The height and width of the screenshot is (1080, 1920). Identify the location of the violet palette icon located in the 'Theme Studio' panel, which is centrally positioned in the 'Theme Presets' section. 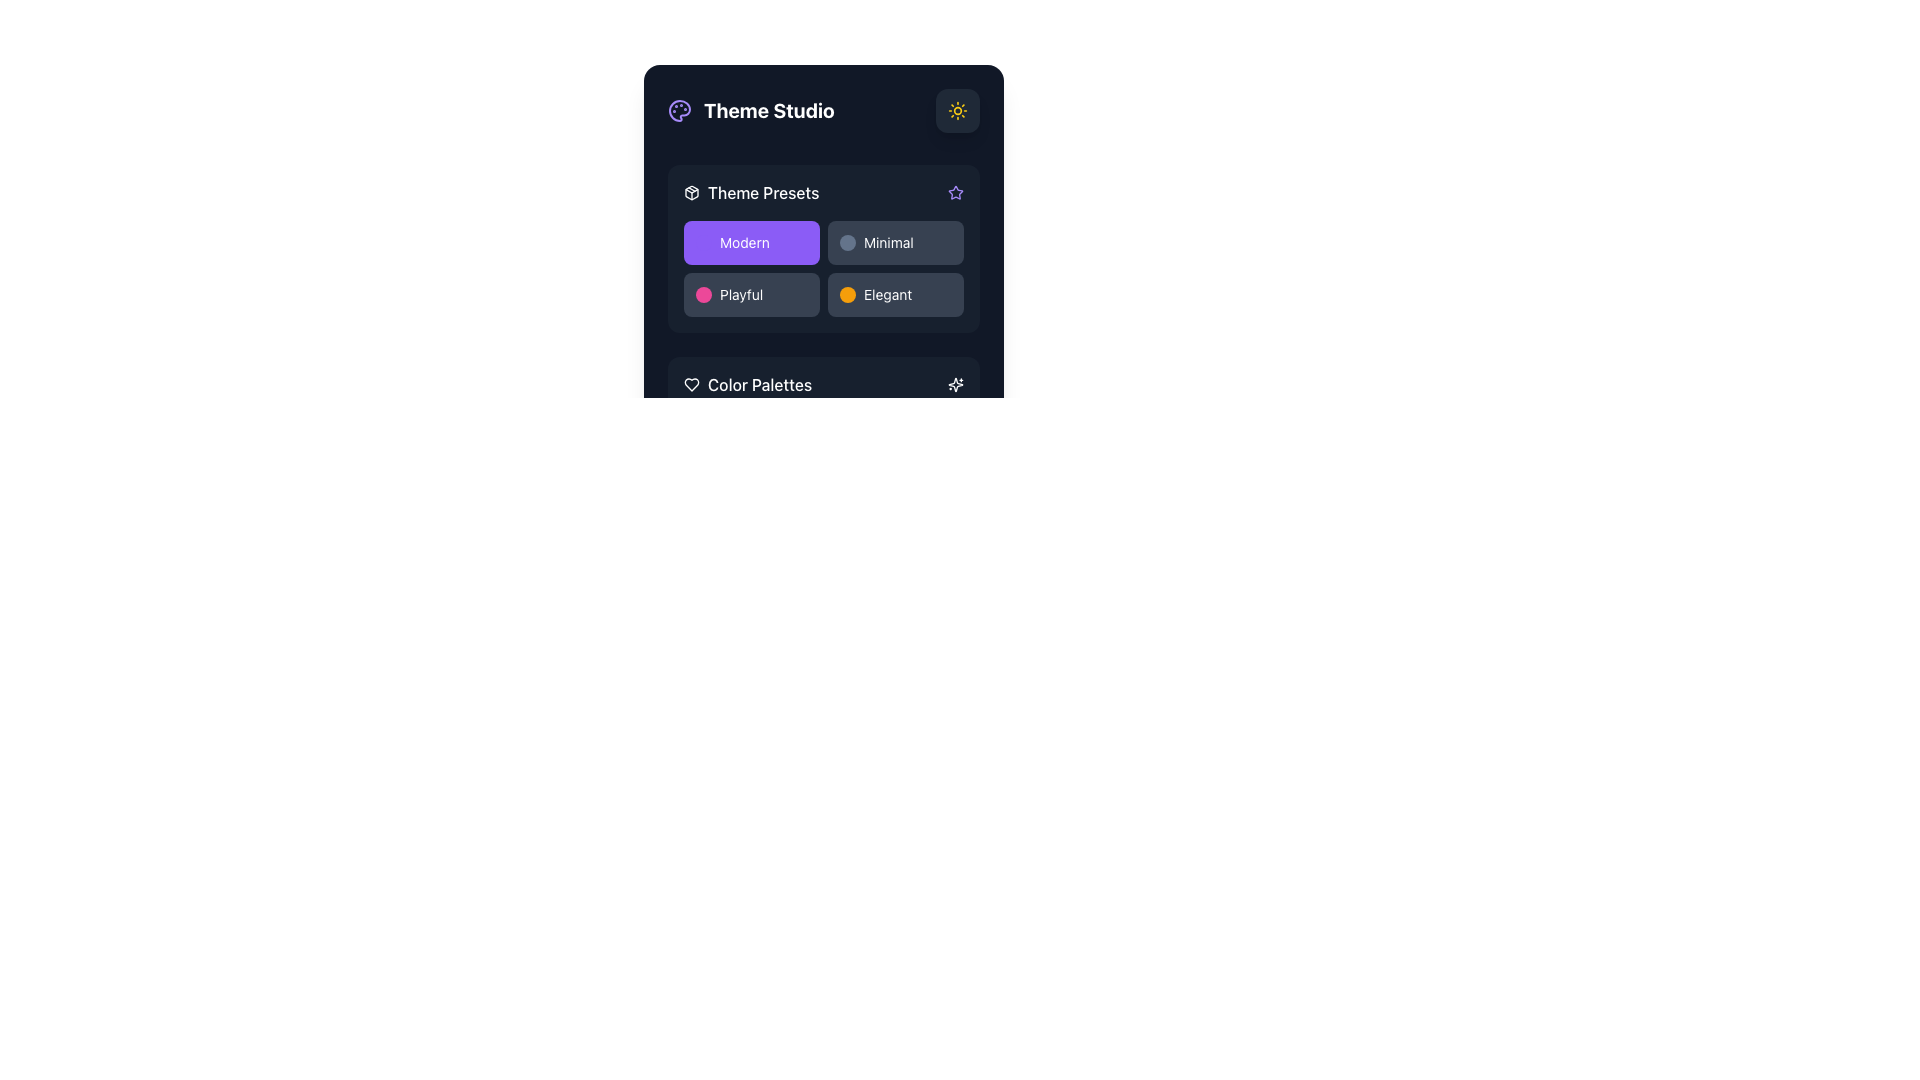
(680, 111).